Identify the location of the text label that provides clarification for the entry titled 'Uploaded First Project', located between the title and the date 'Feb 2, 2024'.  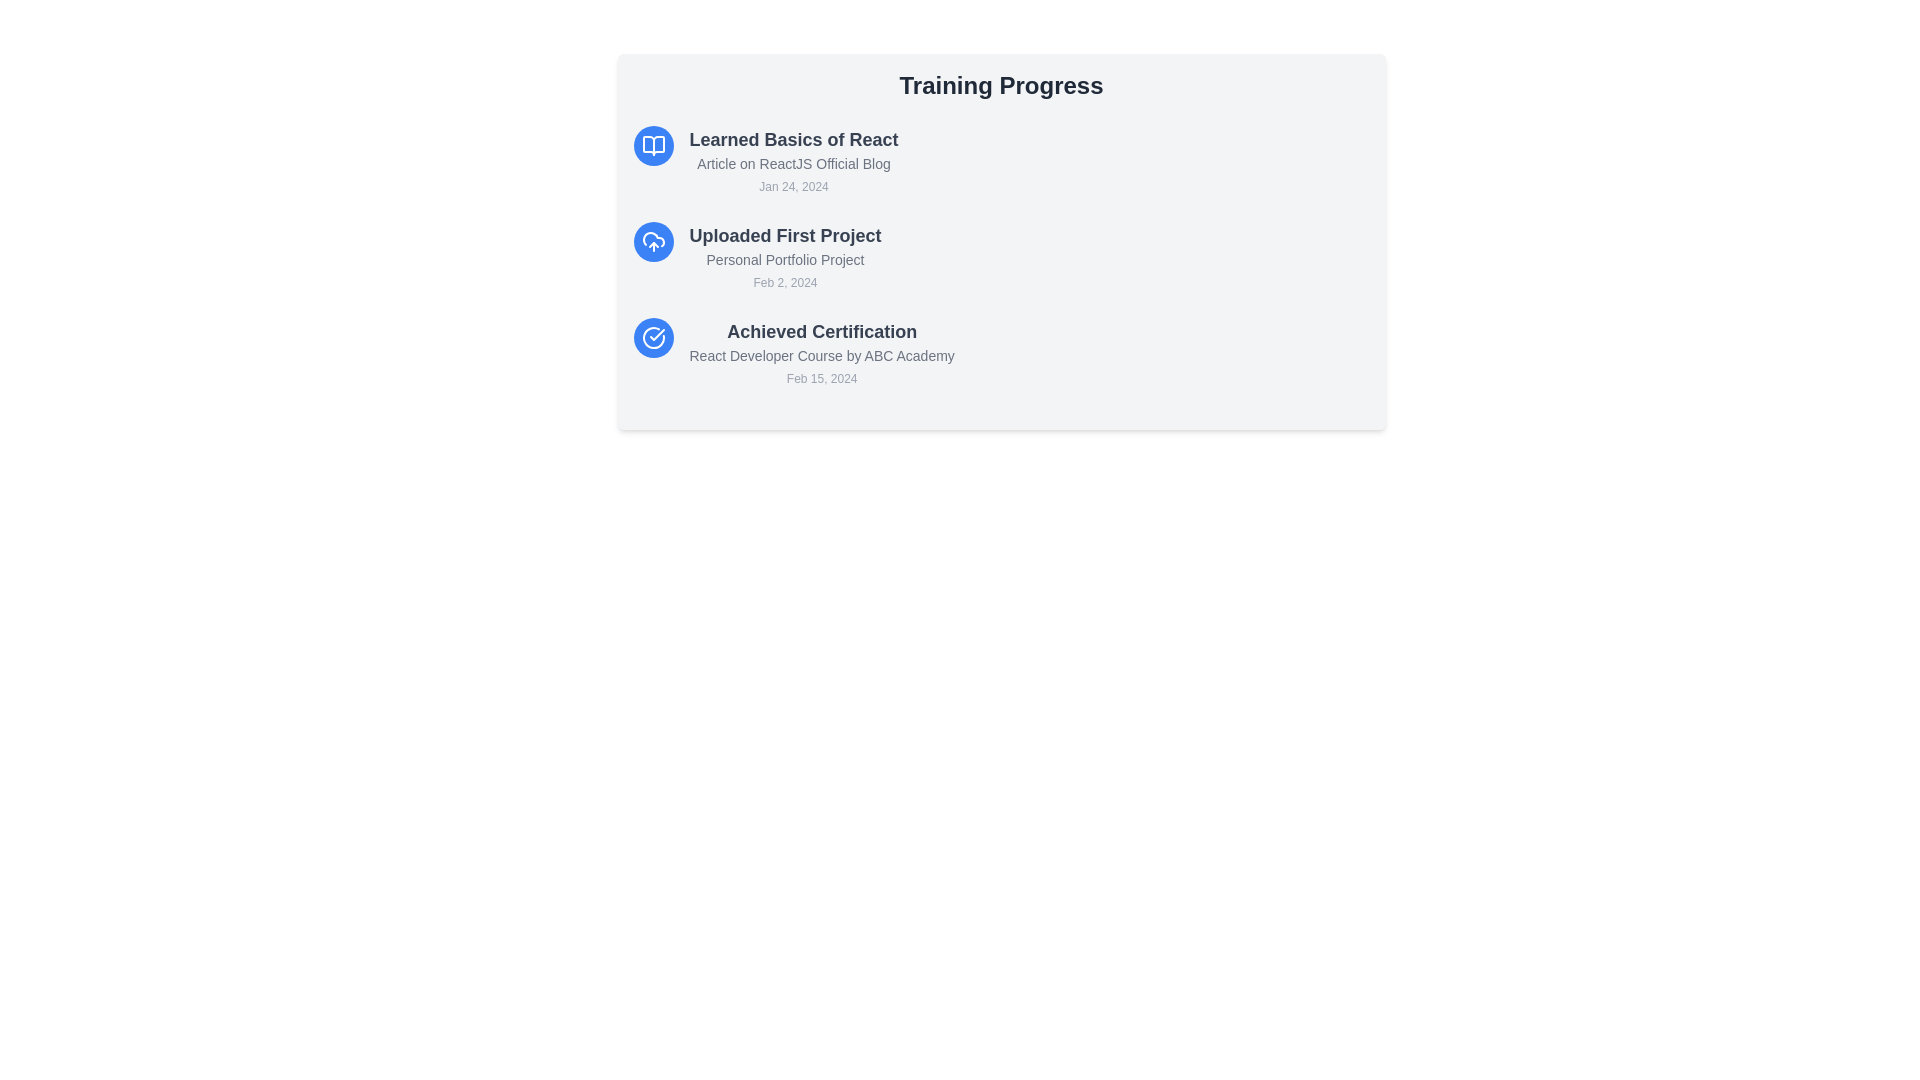
(784, 258).